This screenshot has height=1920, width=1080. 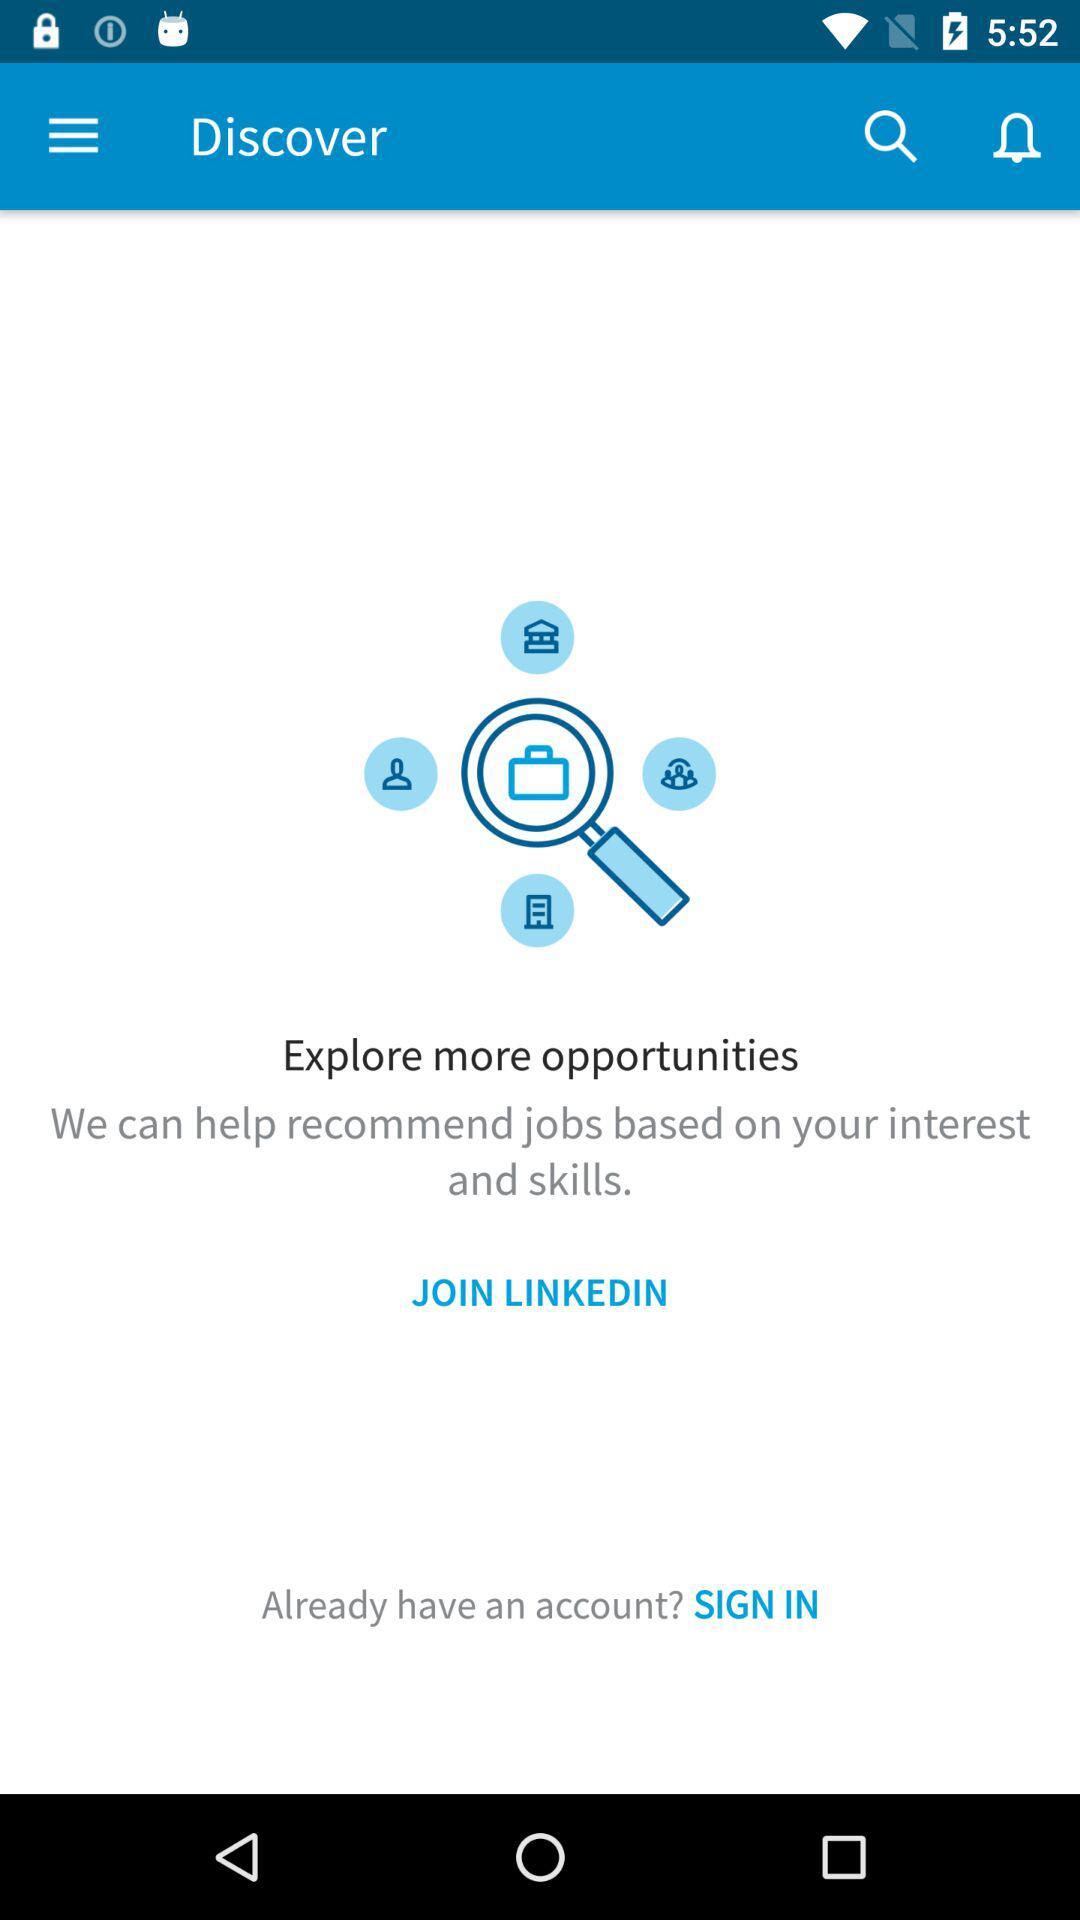 I want to click on the join linkedin icon, so click(x=540, y=1292).